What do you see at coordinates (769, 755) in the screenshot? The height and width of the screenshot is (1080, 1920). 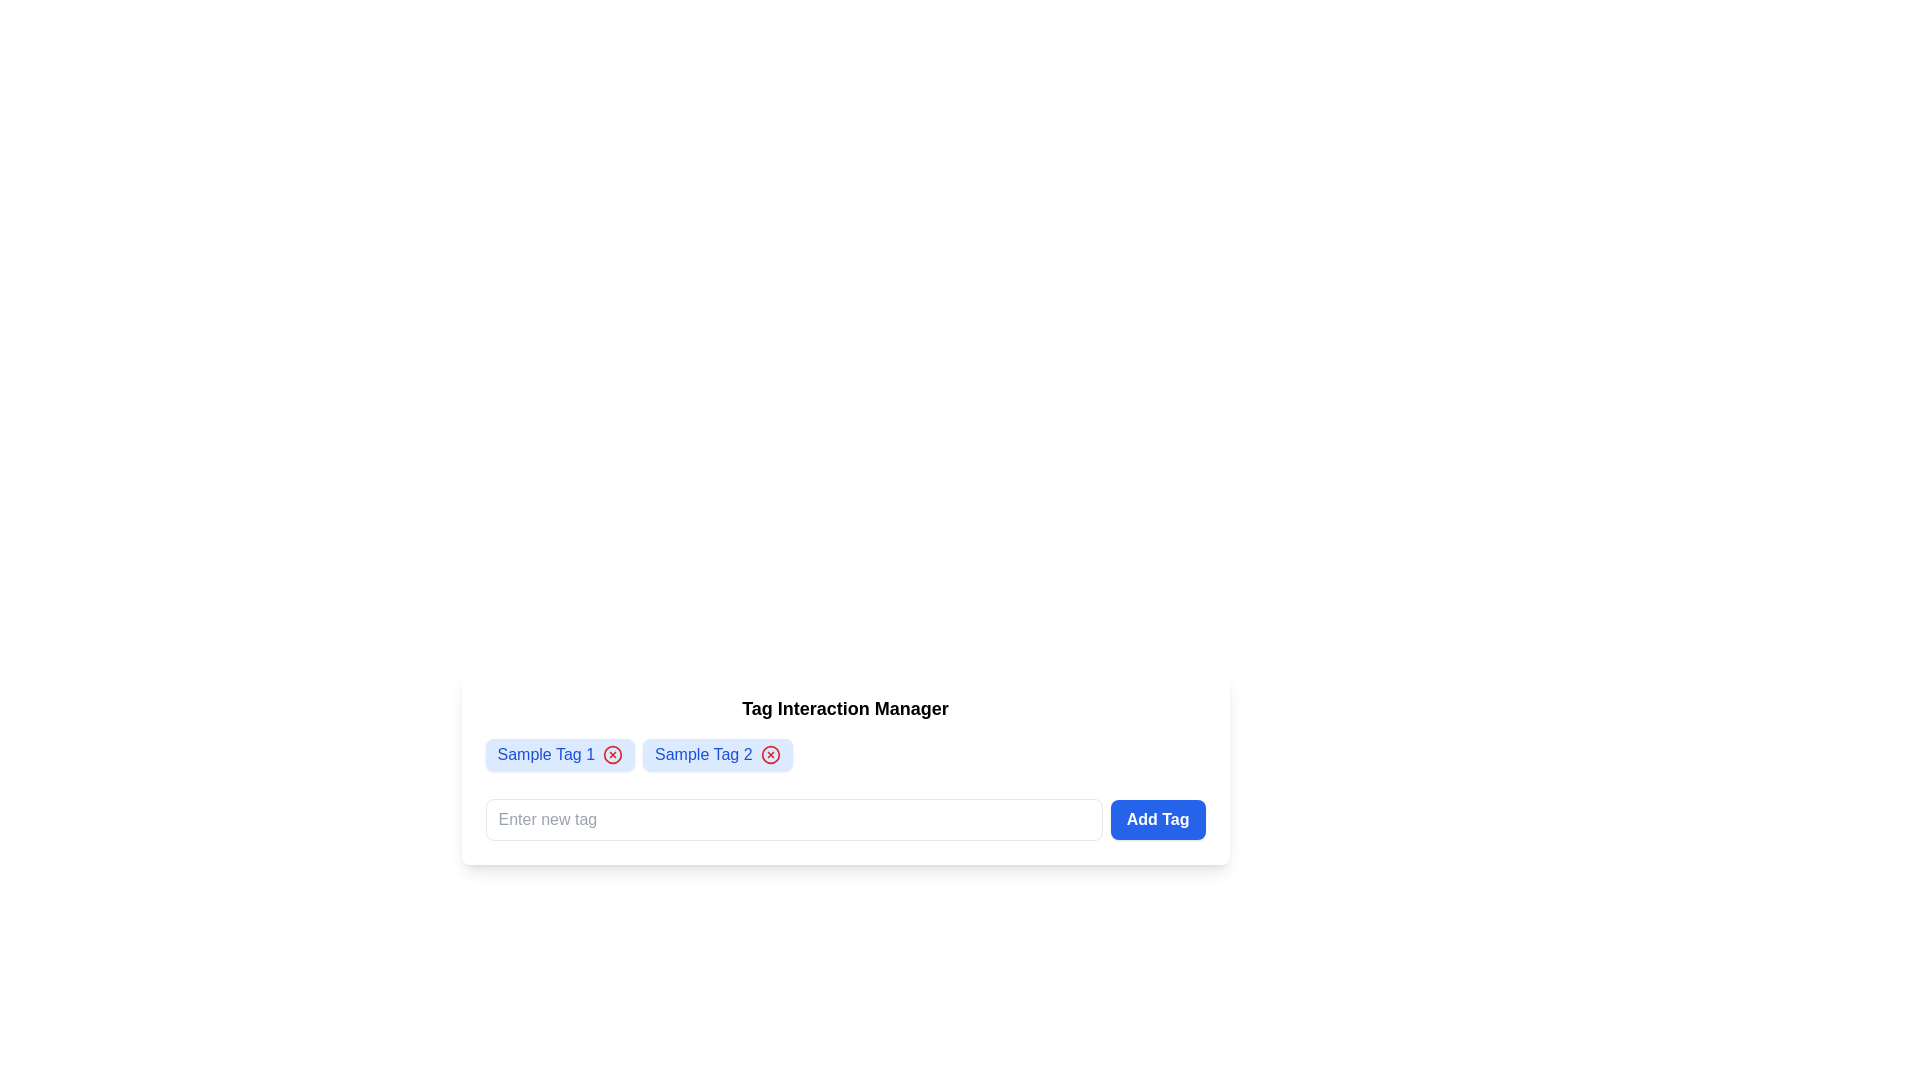 I see `the small circular red close button located to the right of the 'Sample Tag 2' label` at bounding box center [769, 755].